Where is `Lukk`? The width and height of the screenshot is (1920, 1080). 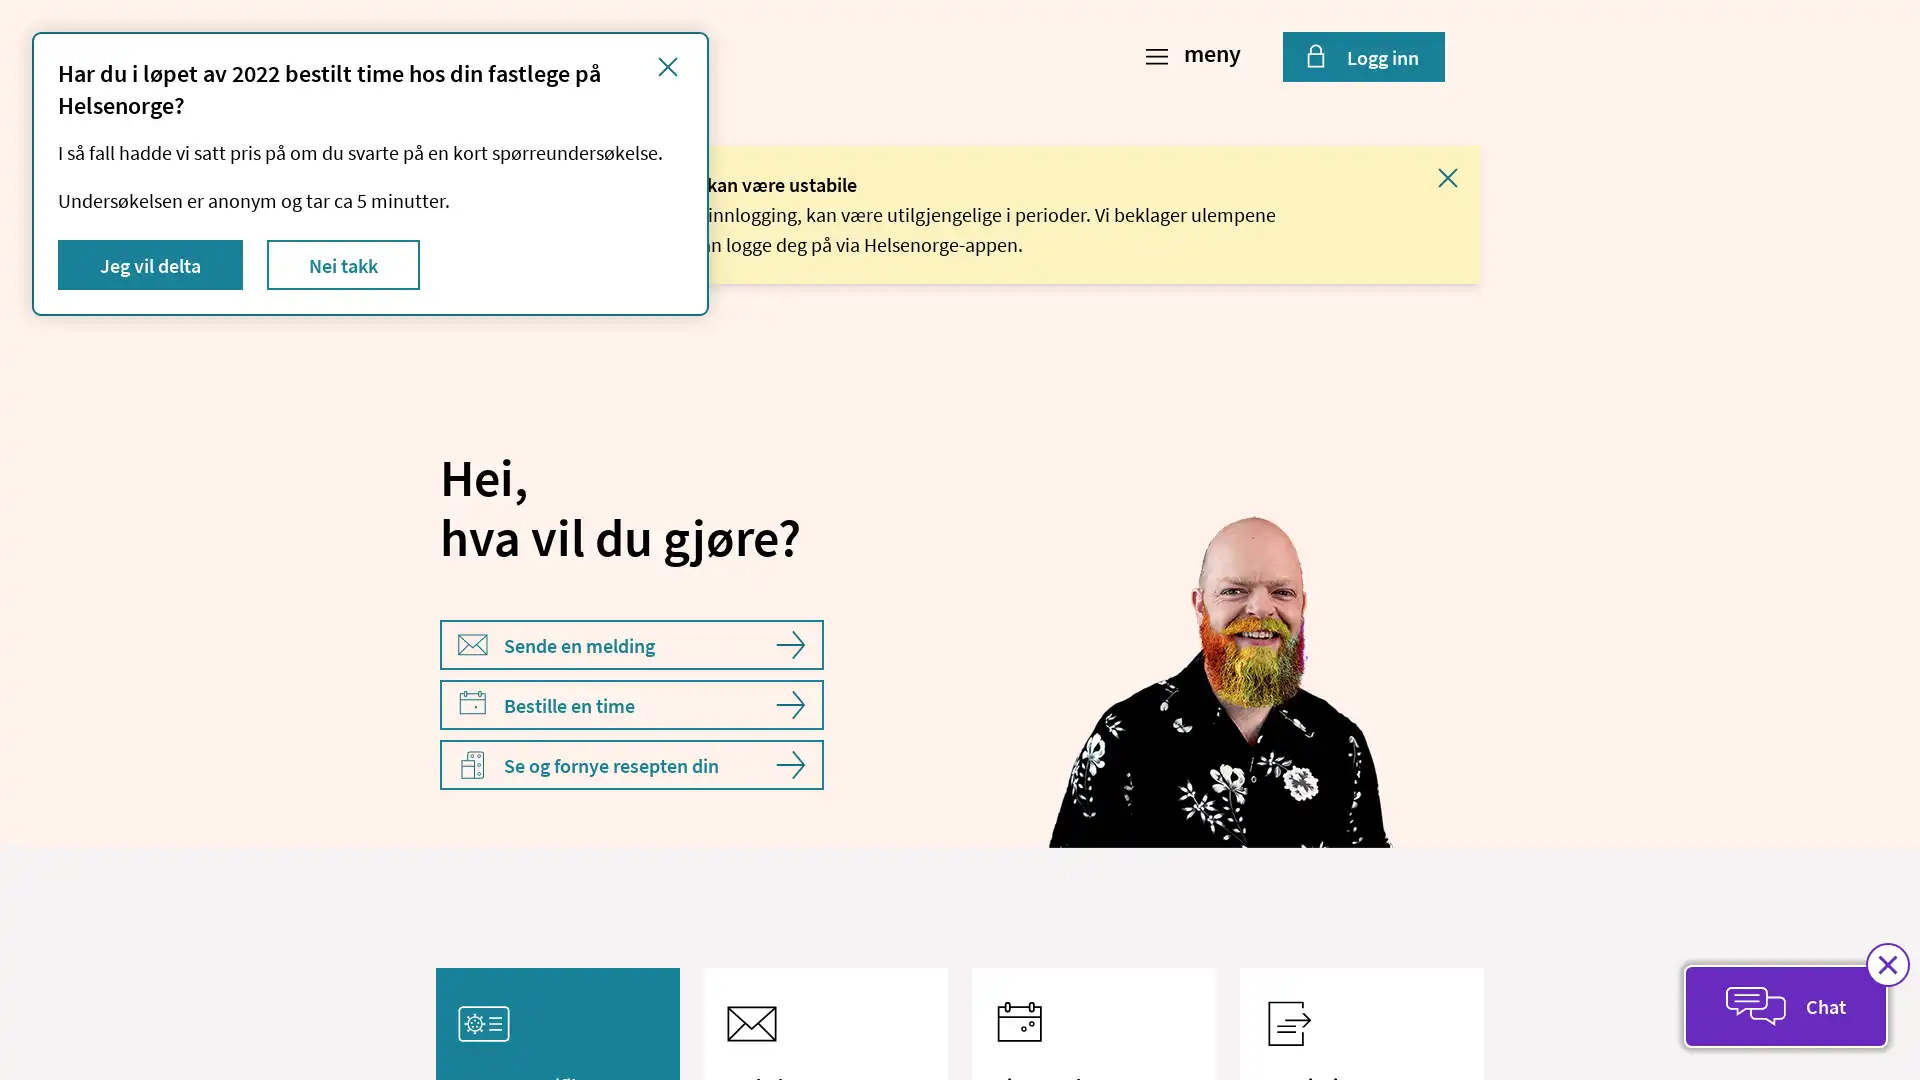 Lukk is located at coordinates (1448, 176).